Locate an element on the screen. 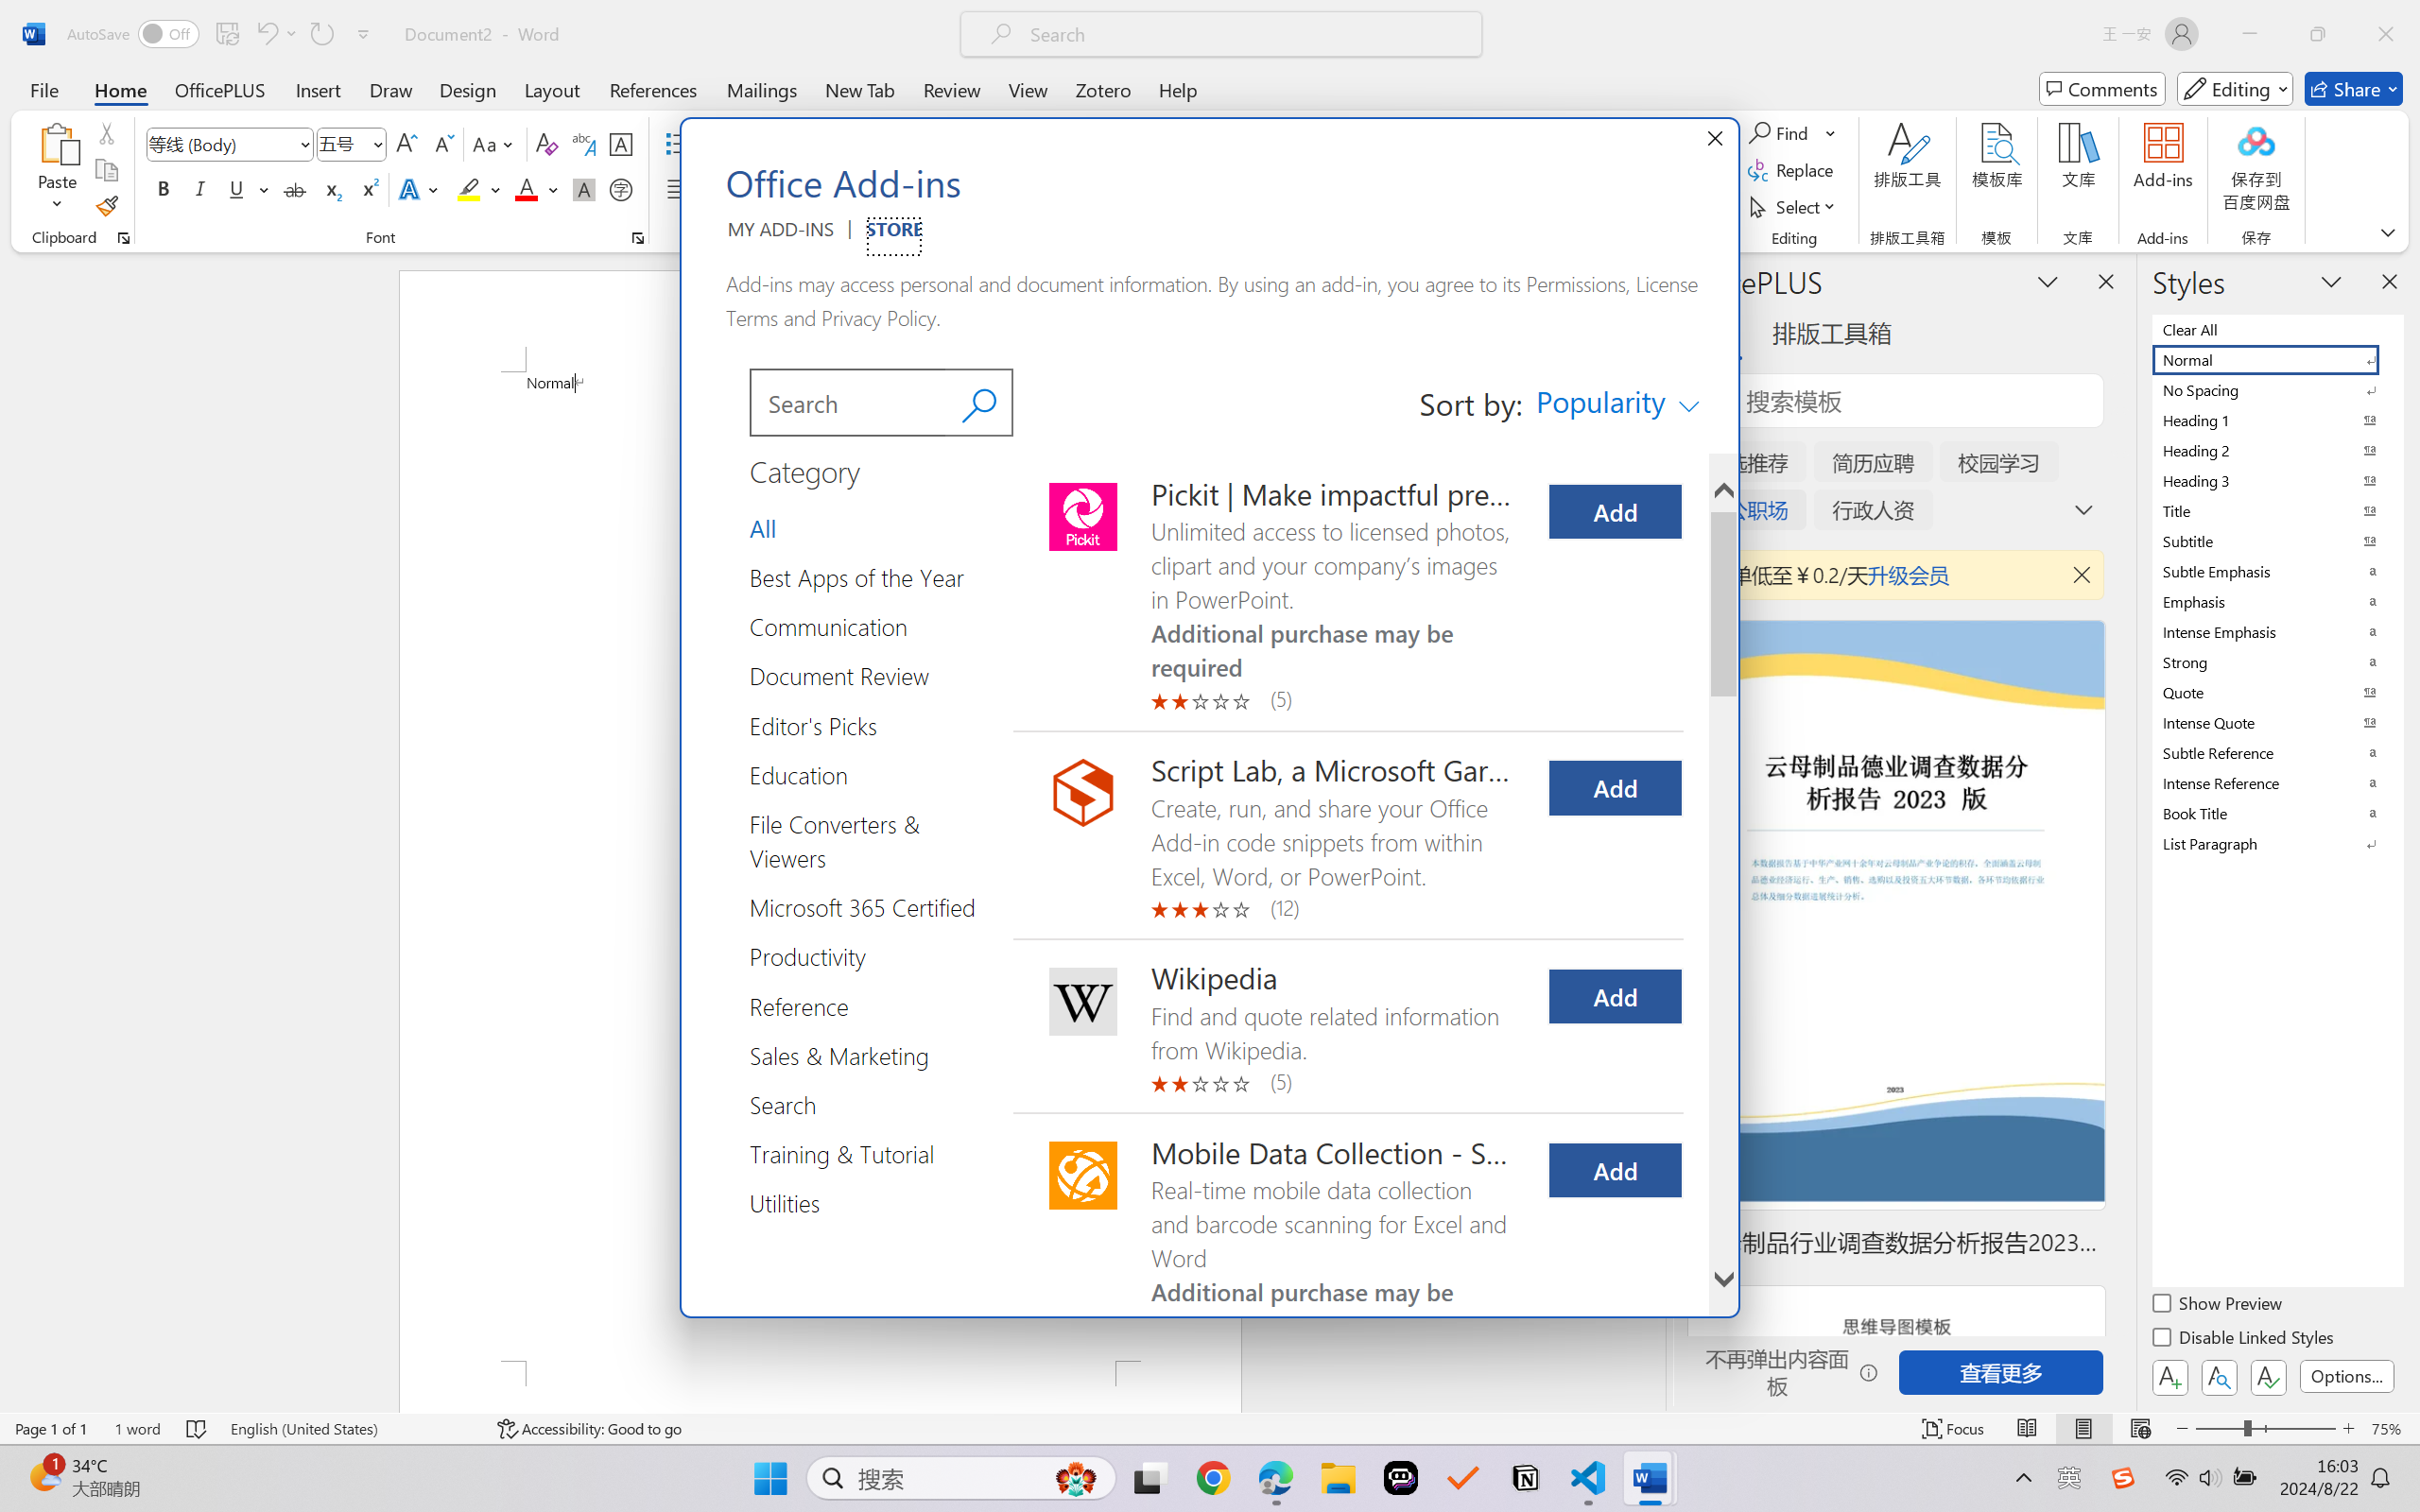  'Mobile Data Collection - Scan-IT to Office icon' is located at coordinates (1082, 1175).